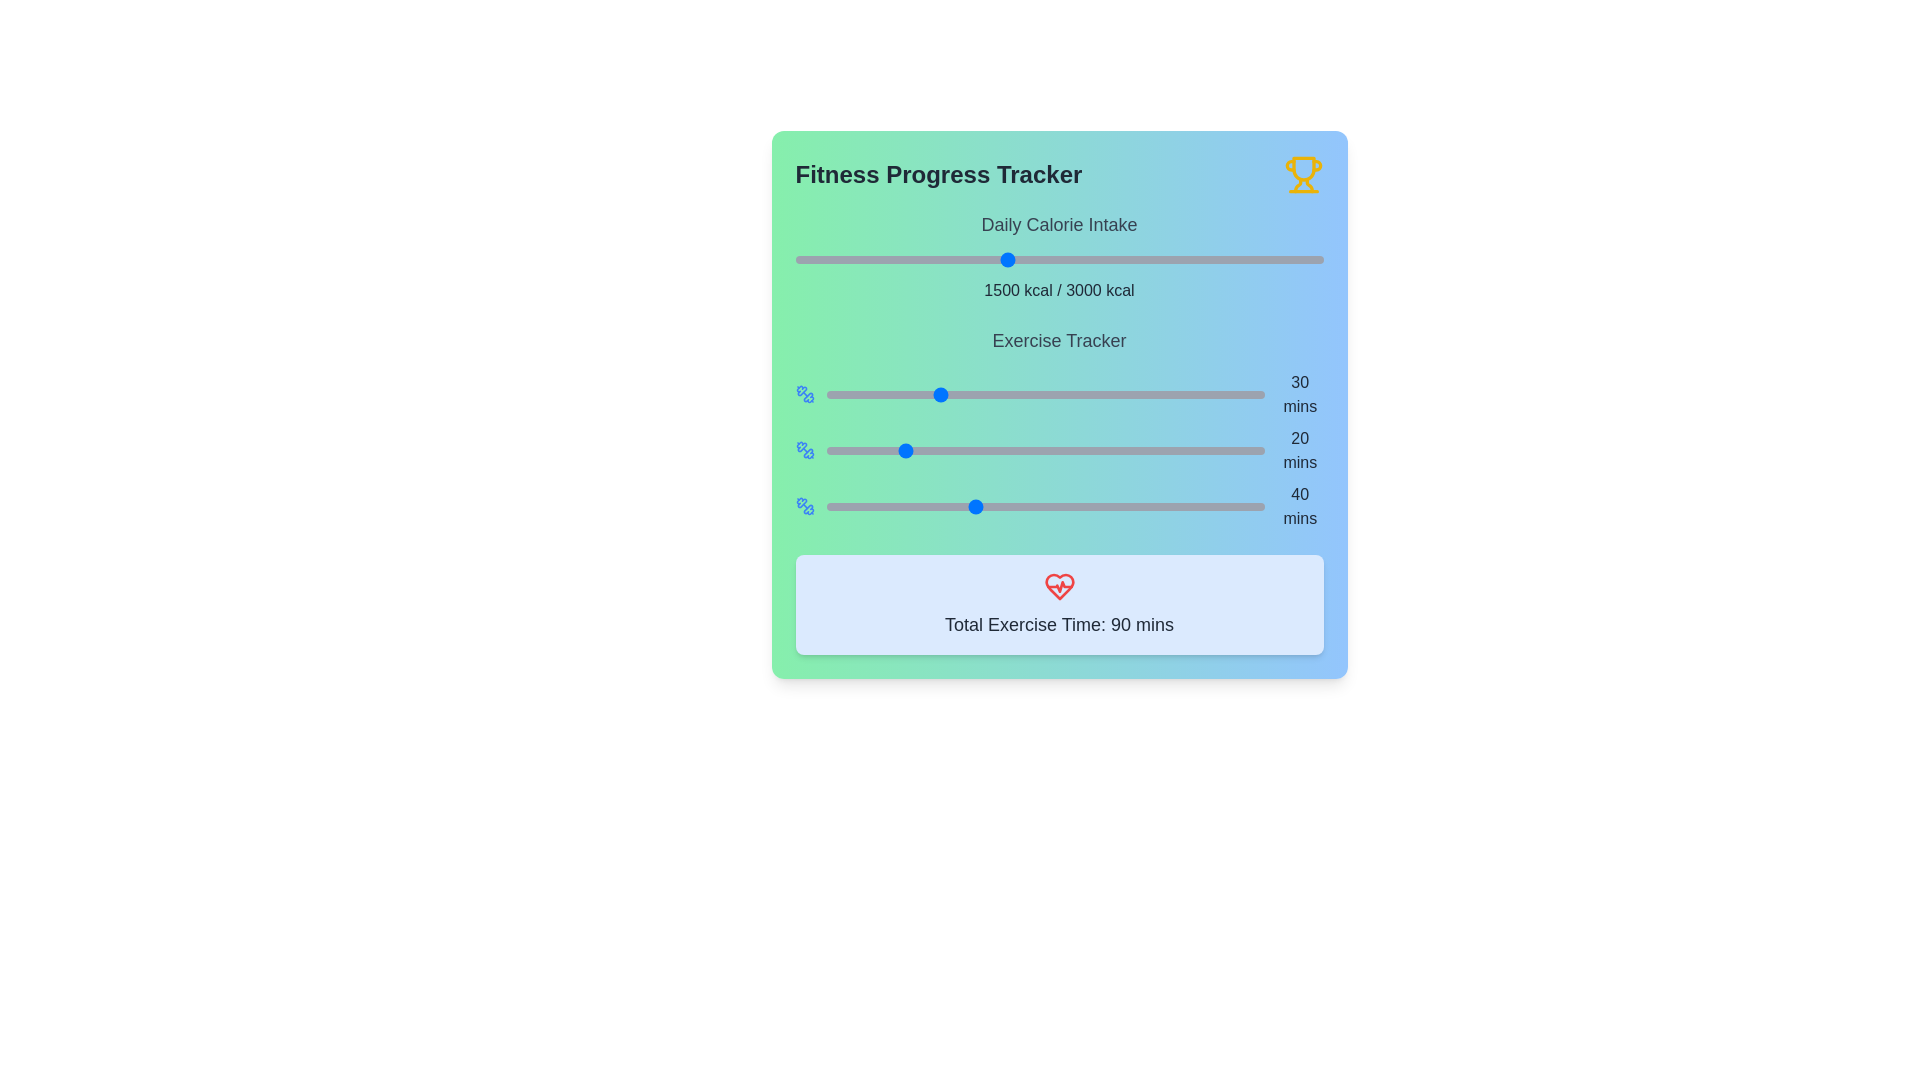  What do you see at coordinates (1220, 505) in the screenshot?
I see `the exercise time` at bounding box center [1220, 505].